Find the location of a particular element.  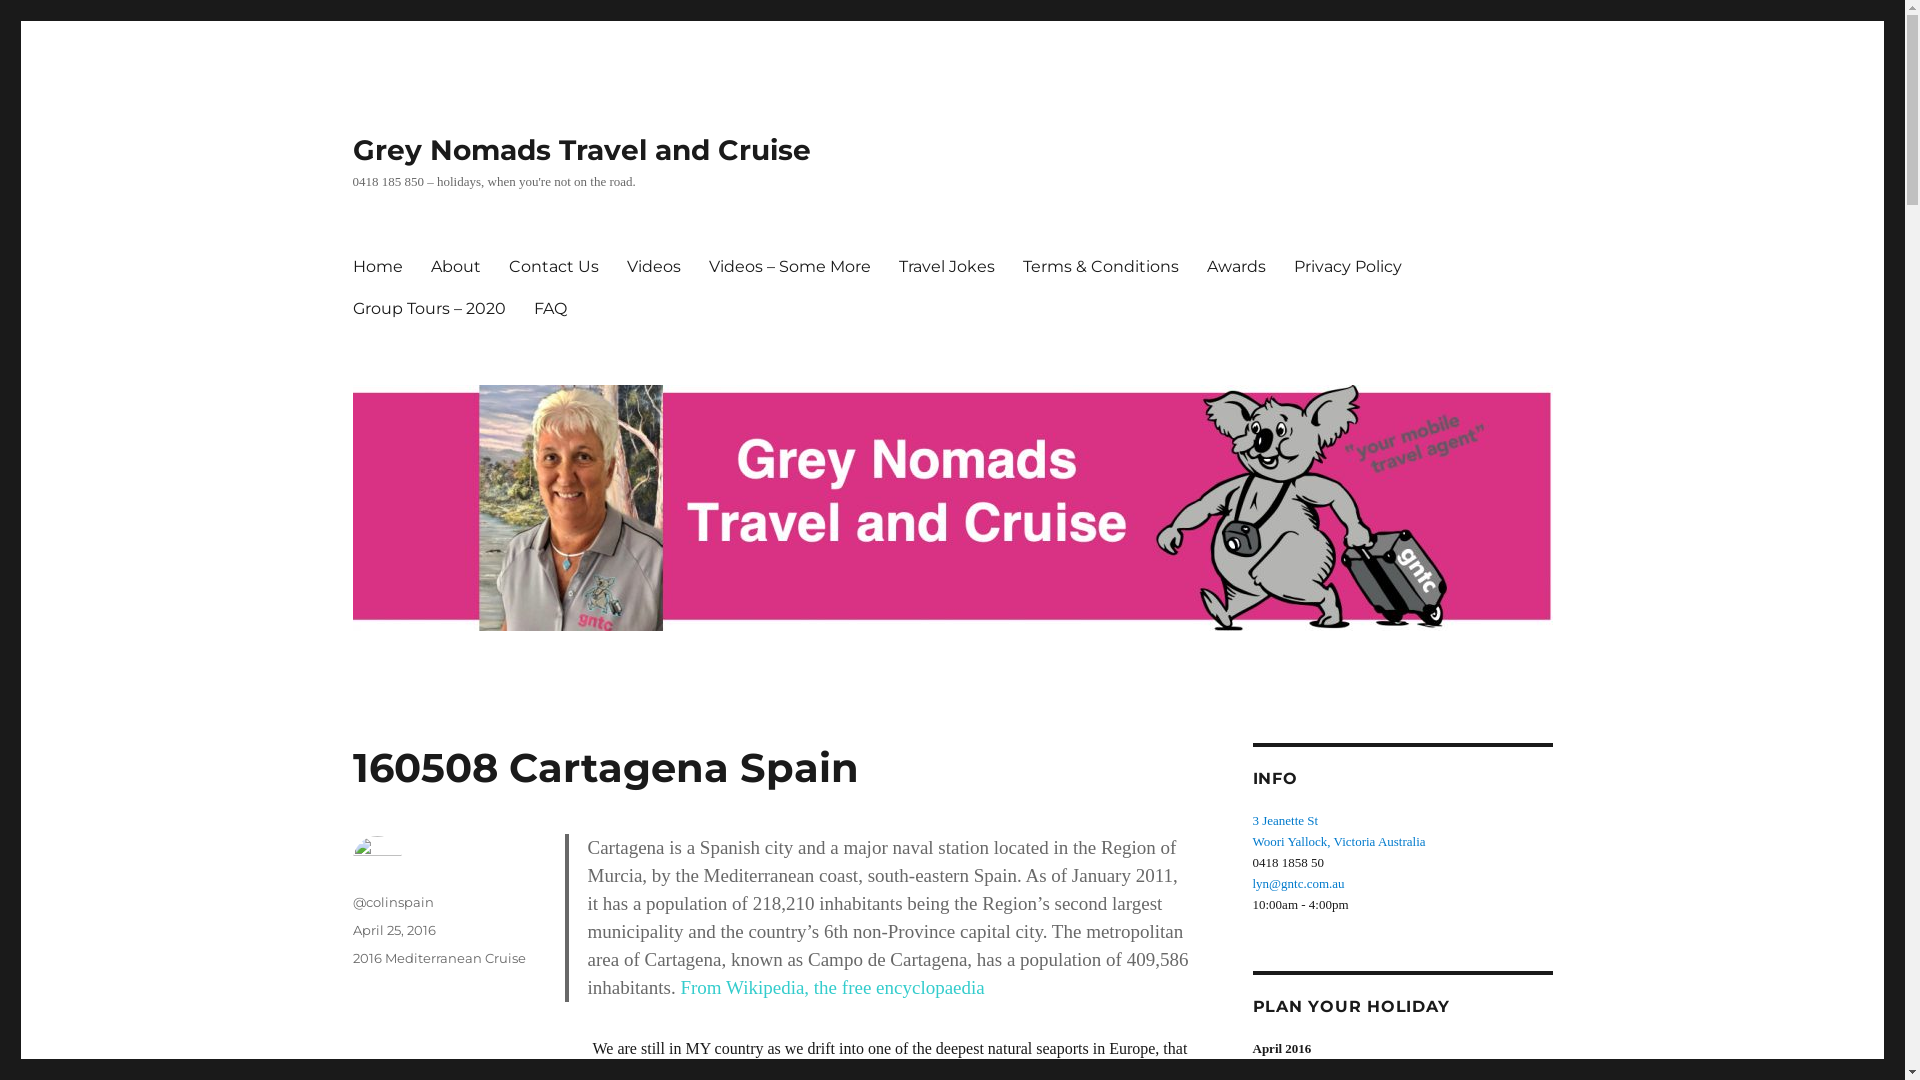

'Home' is located at coordinates (377, 265).